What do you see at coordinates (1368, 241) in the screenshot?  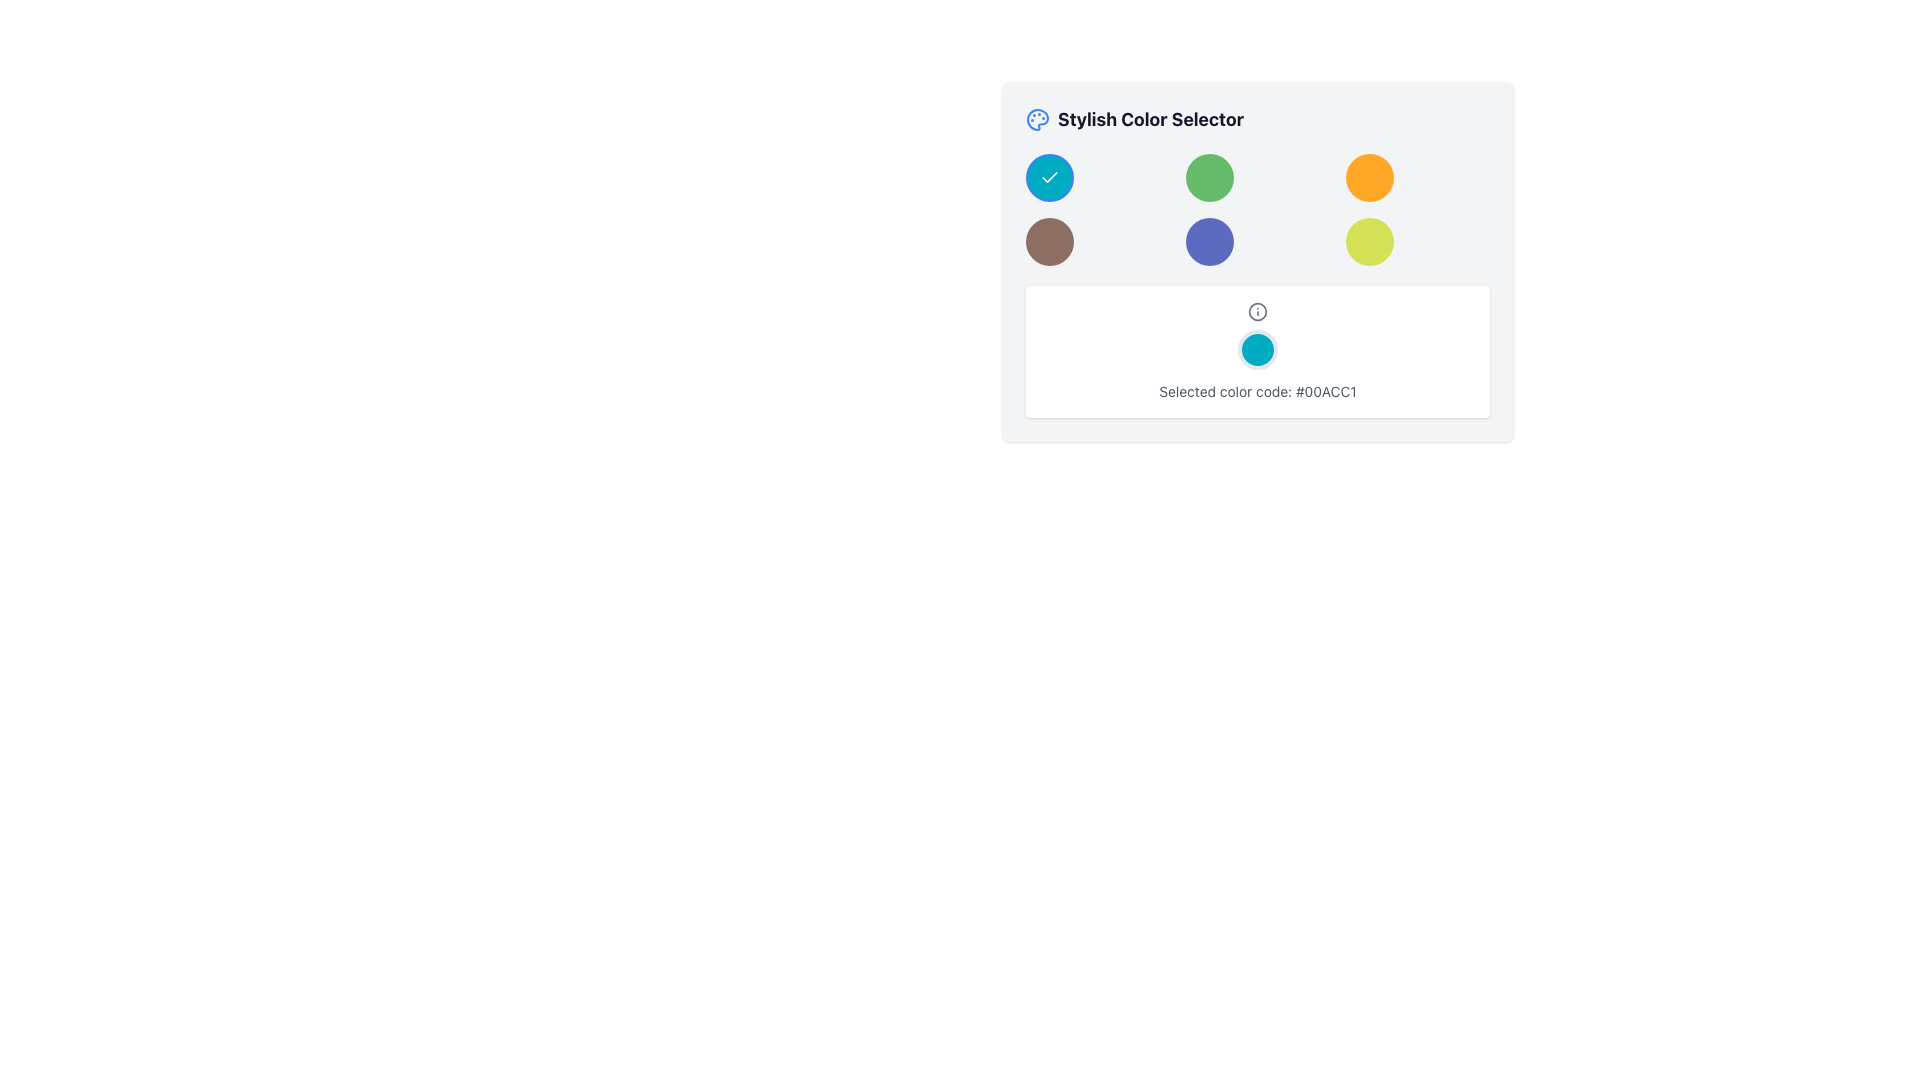 I see `the circular interactive button with a yellow-green background located in the bottom-right corner of a 3x3 grid of buttons` at bounding box center [1368, 241].